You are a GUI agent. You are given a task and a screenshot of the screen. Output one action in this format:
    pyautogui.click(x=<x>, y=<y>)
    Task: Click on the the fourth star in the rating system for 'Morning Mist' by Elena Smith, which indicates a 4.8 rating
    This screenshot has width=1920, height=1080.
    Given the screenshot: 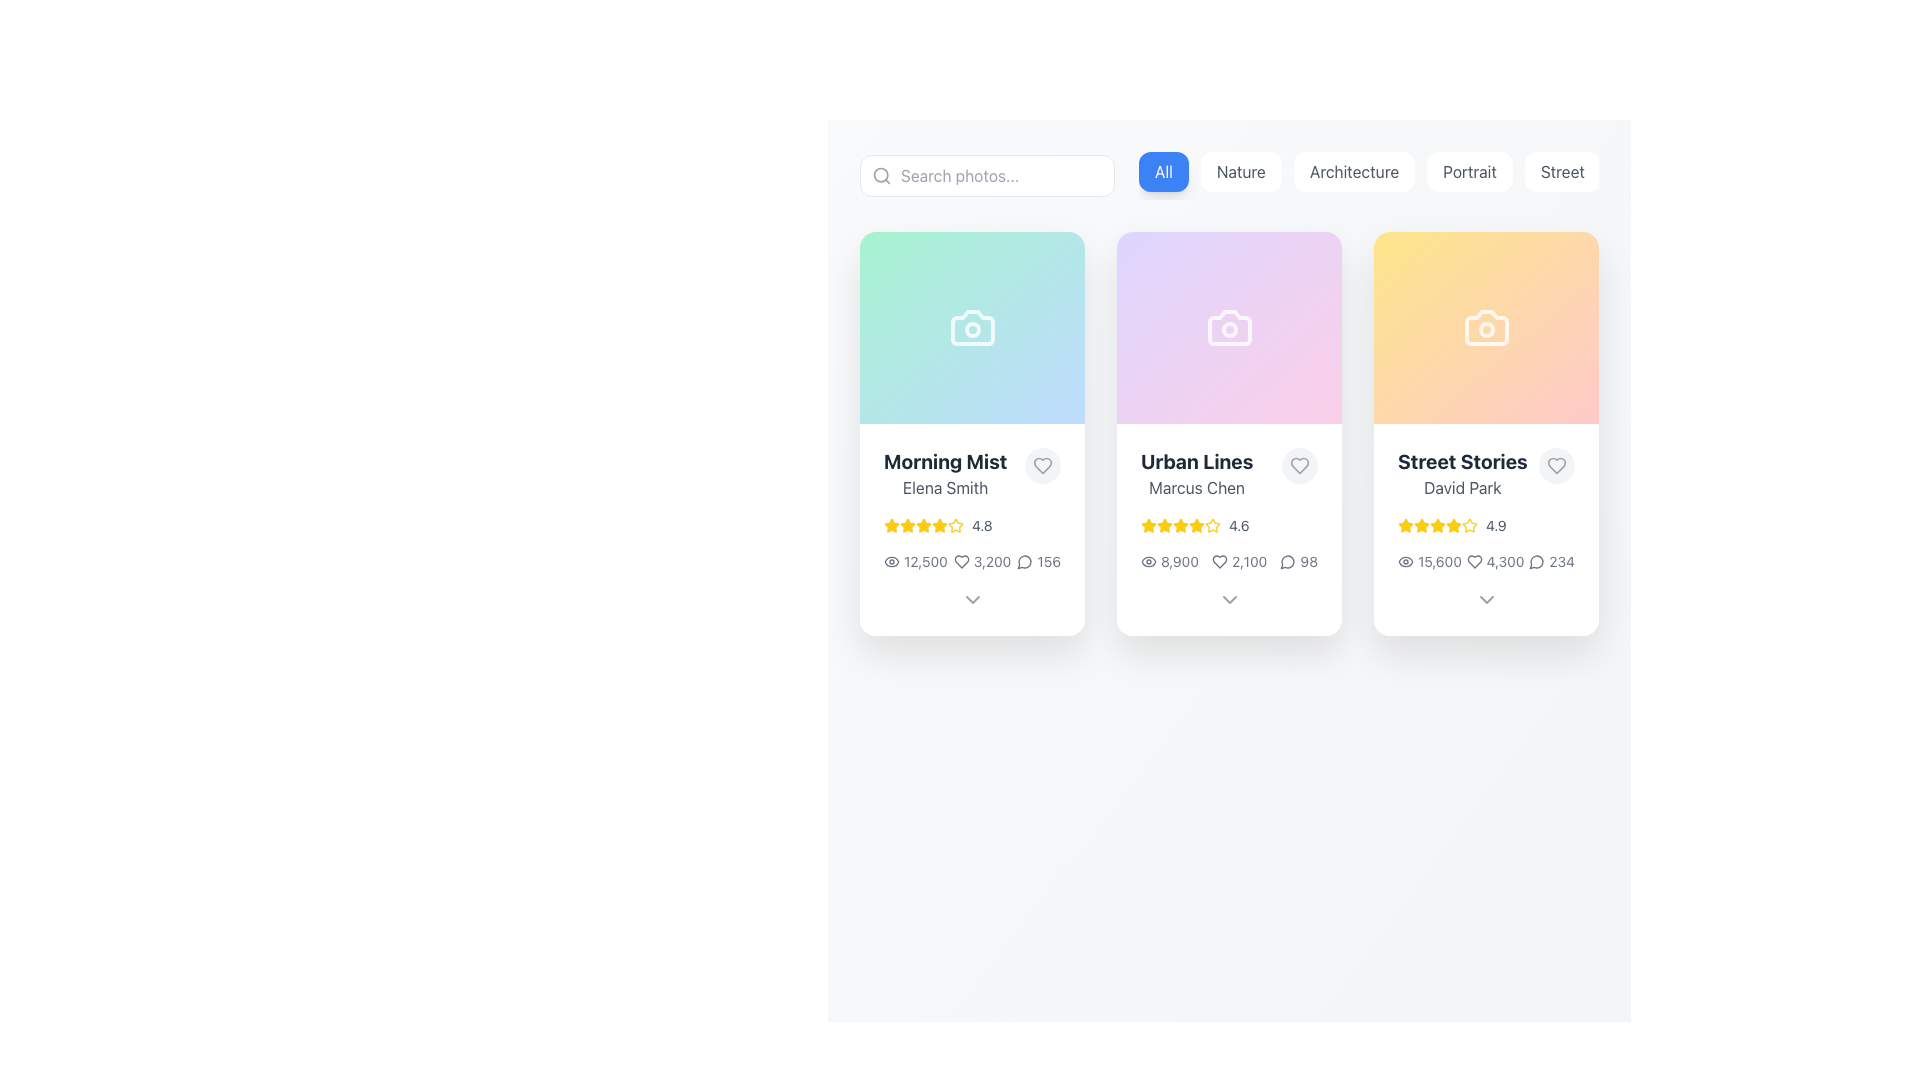 What is the action you would take?
    pyautogui.click(x=923, y=524)
    